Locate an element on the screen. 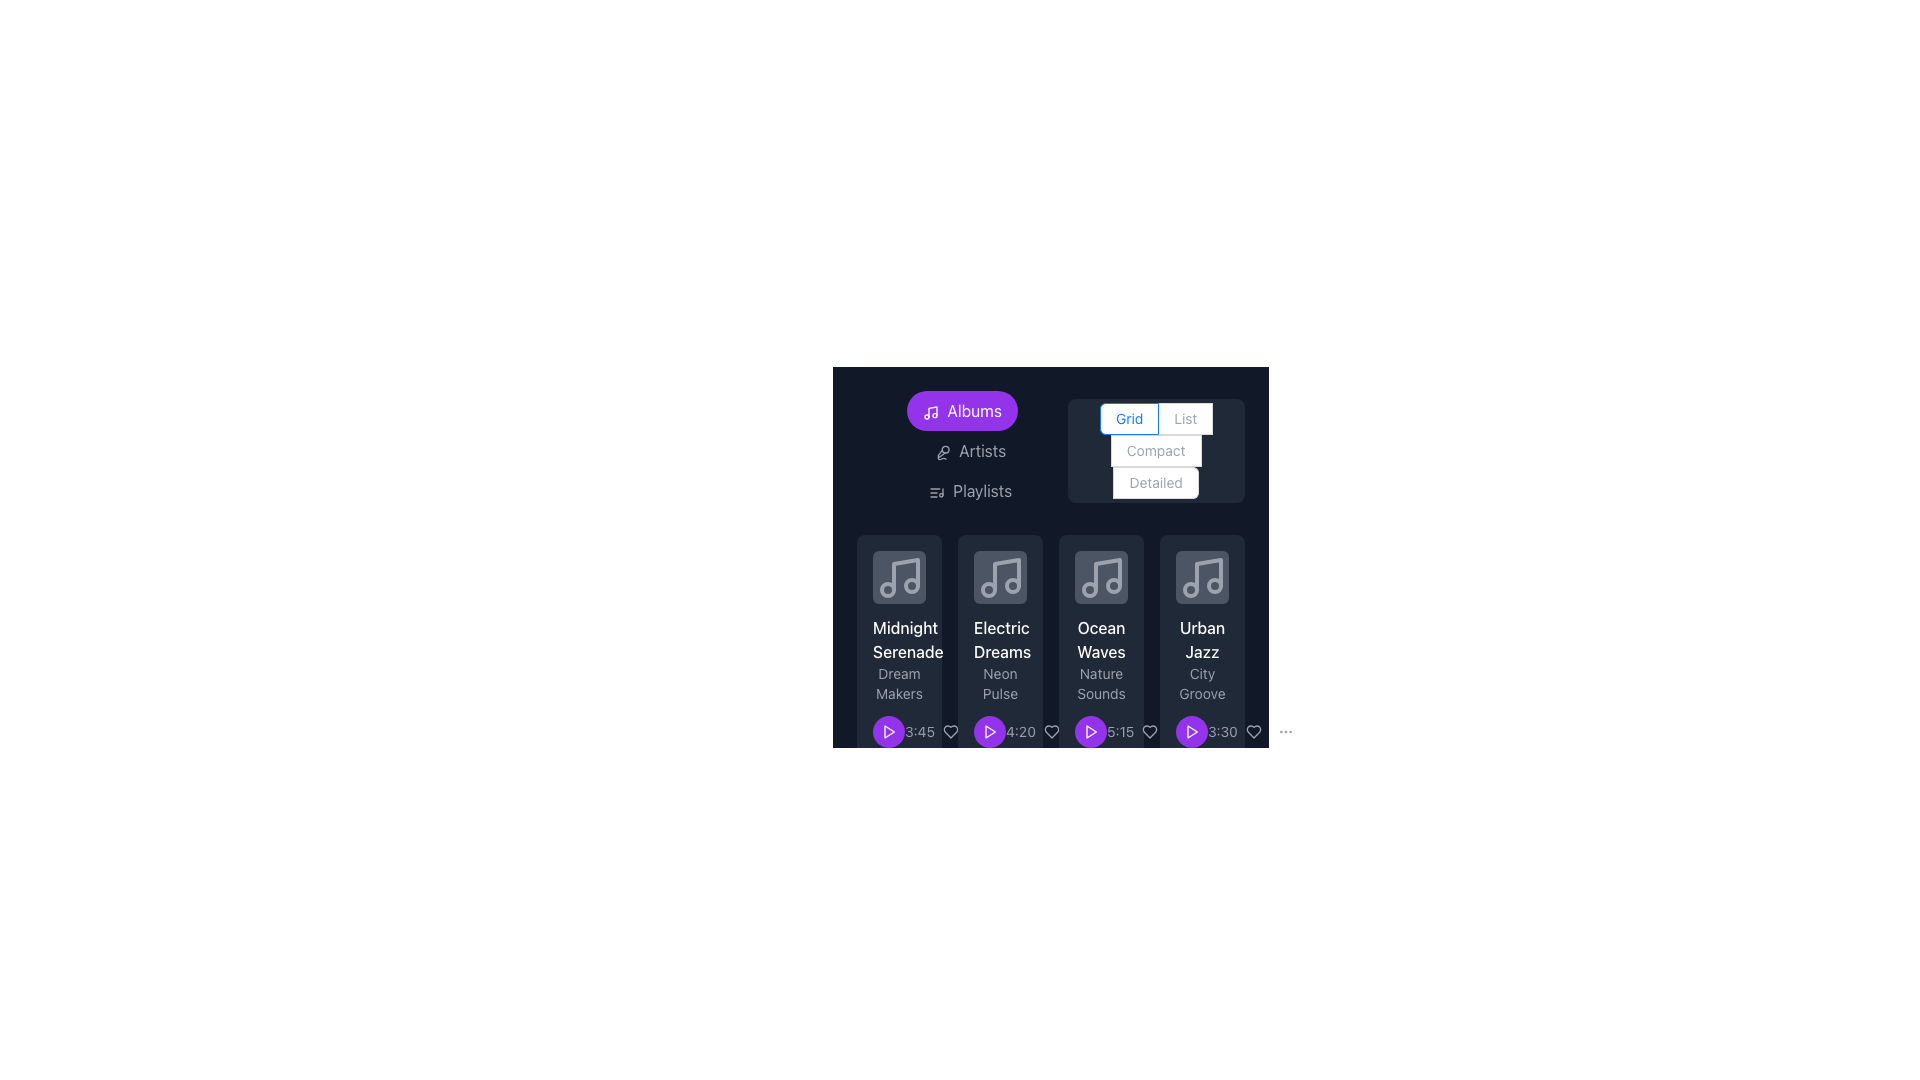  the circular button containing three evenly spaced gray dots in the bottom-right corner of the interface is located at coordinates (1285, 732).